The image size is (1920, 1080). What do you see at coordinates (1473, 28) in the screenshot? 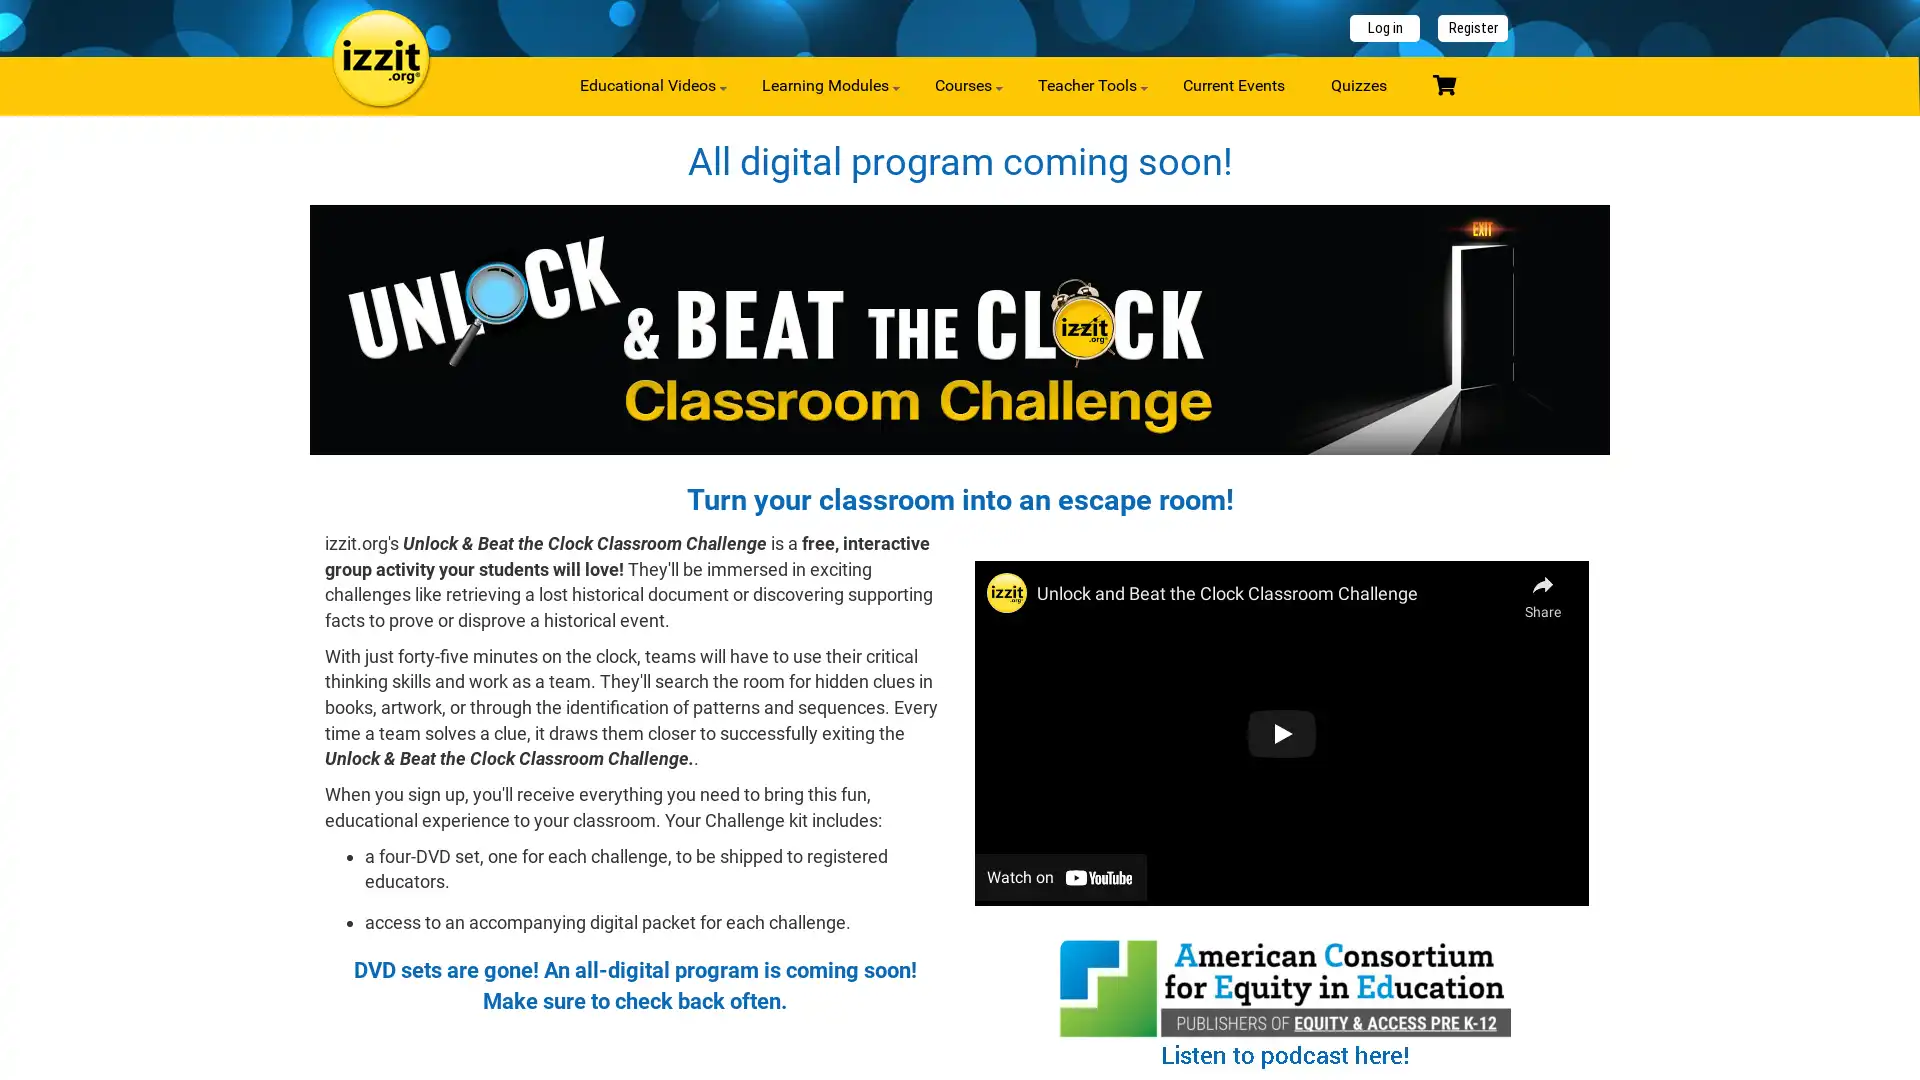
I see `Register` at bounding box center [1473, 28].